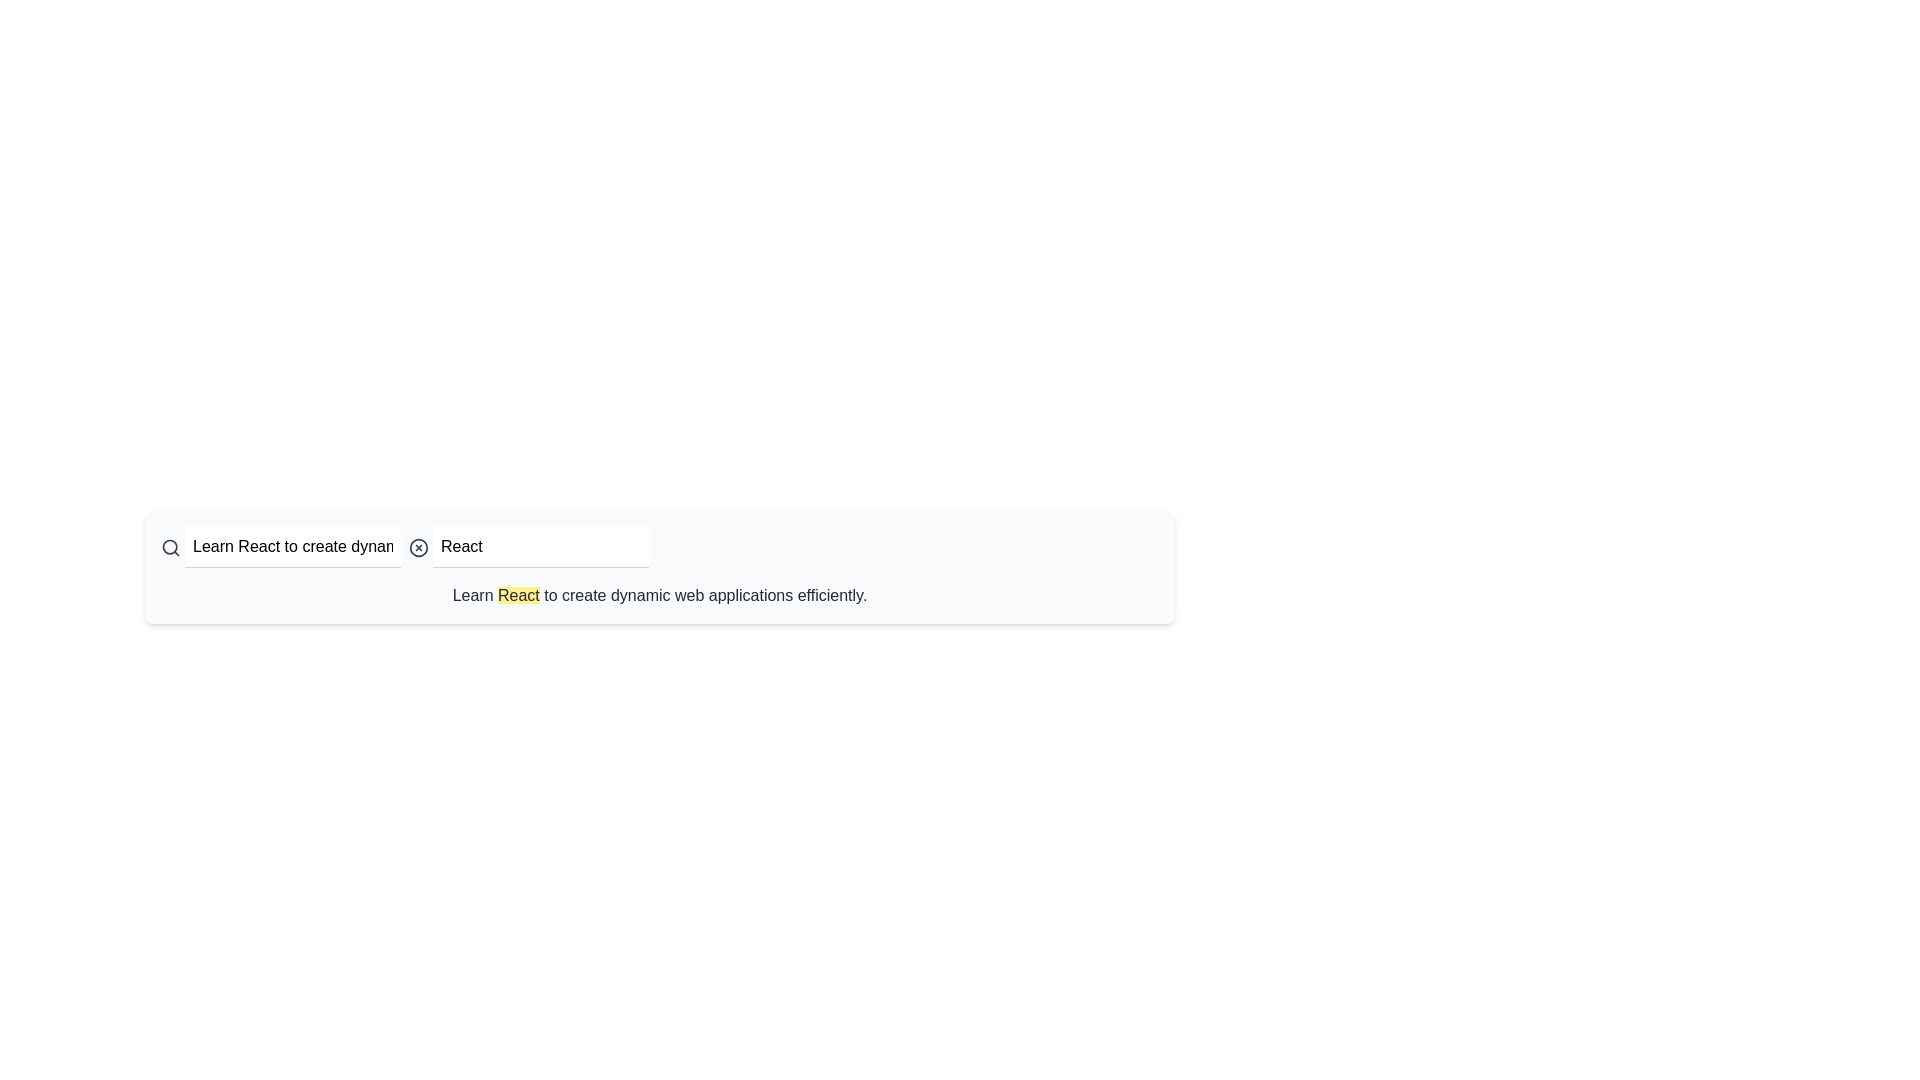  I want to click on the text input field, so click(291, 547).